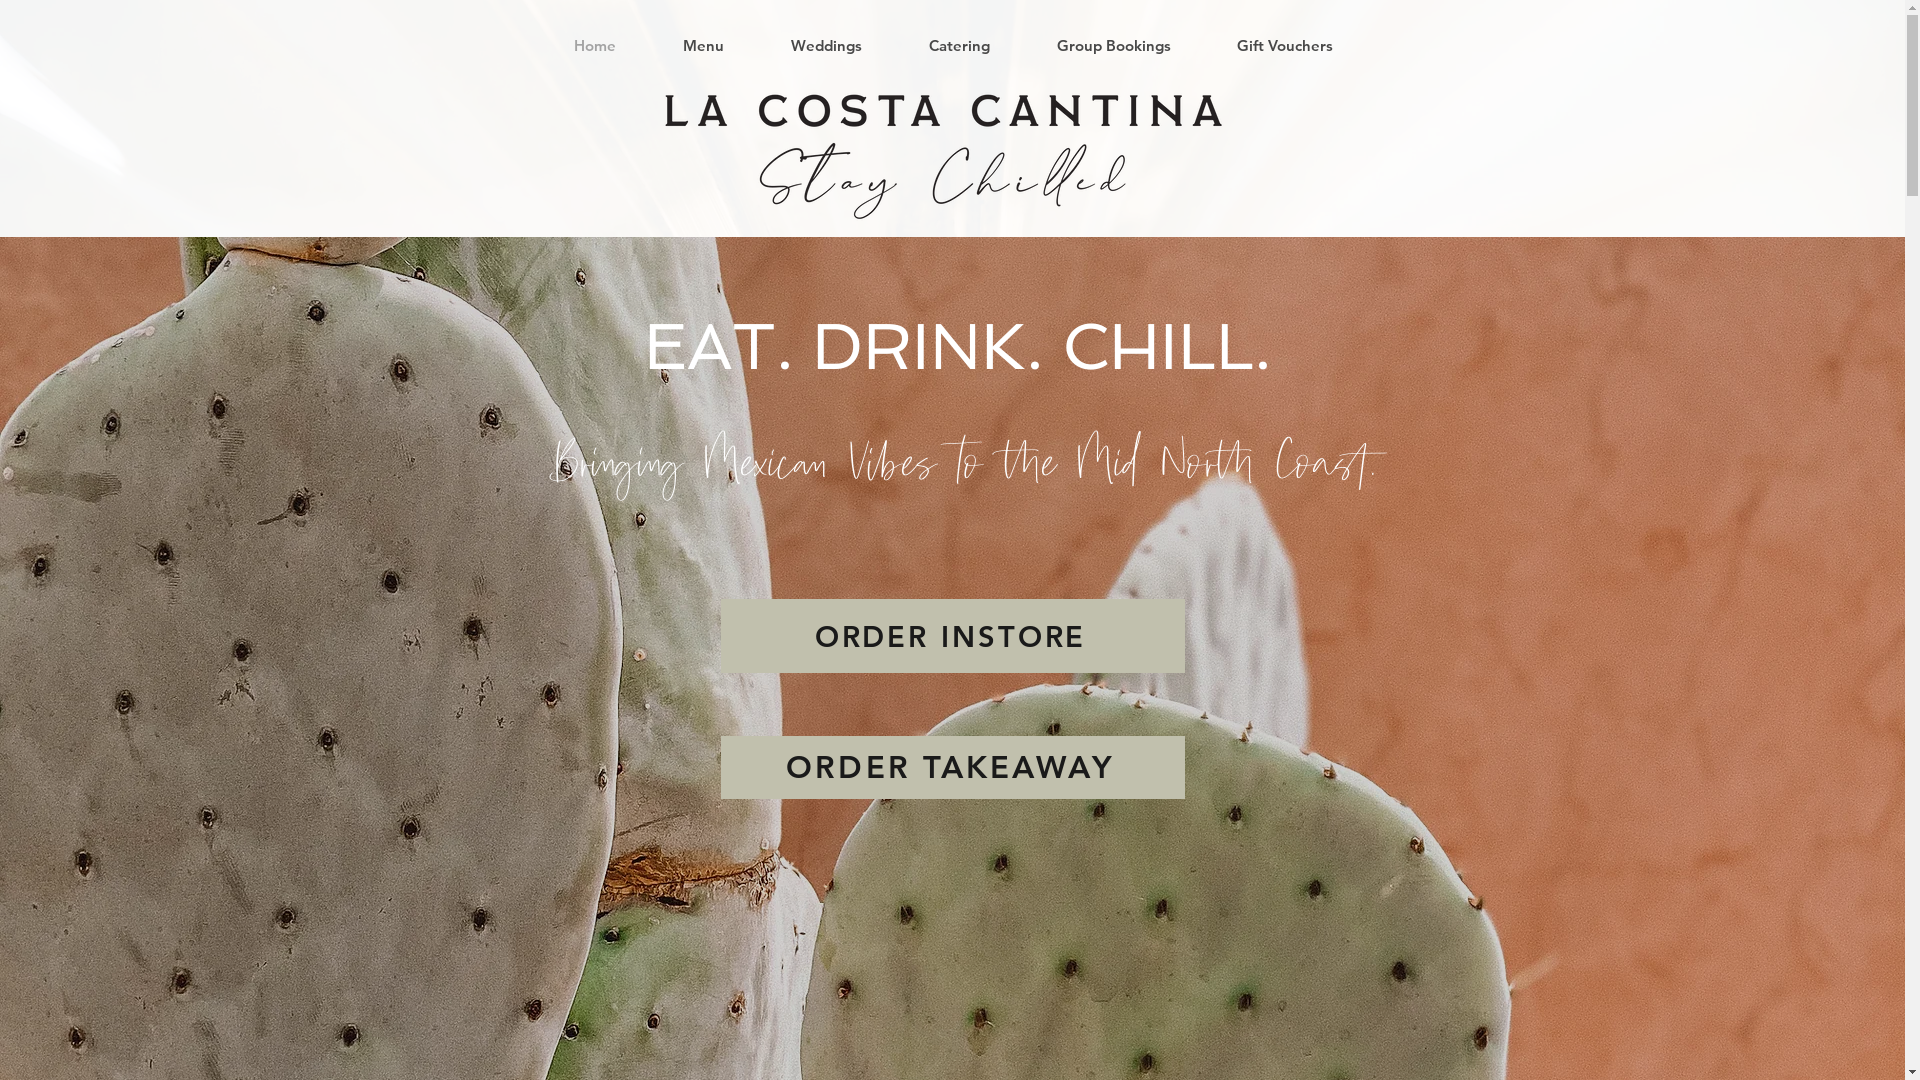 The width and height of the screenshot is (1920, 1080). Describe the element at coordinates (593, 45) in the screenshot. I see `'Home'` at that location.